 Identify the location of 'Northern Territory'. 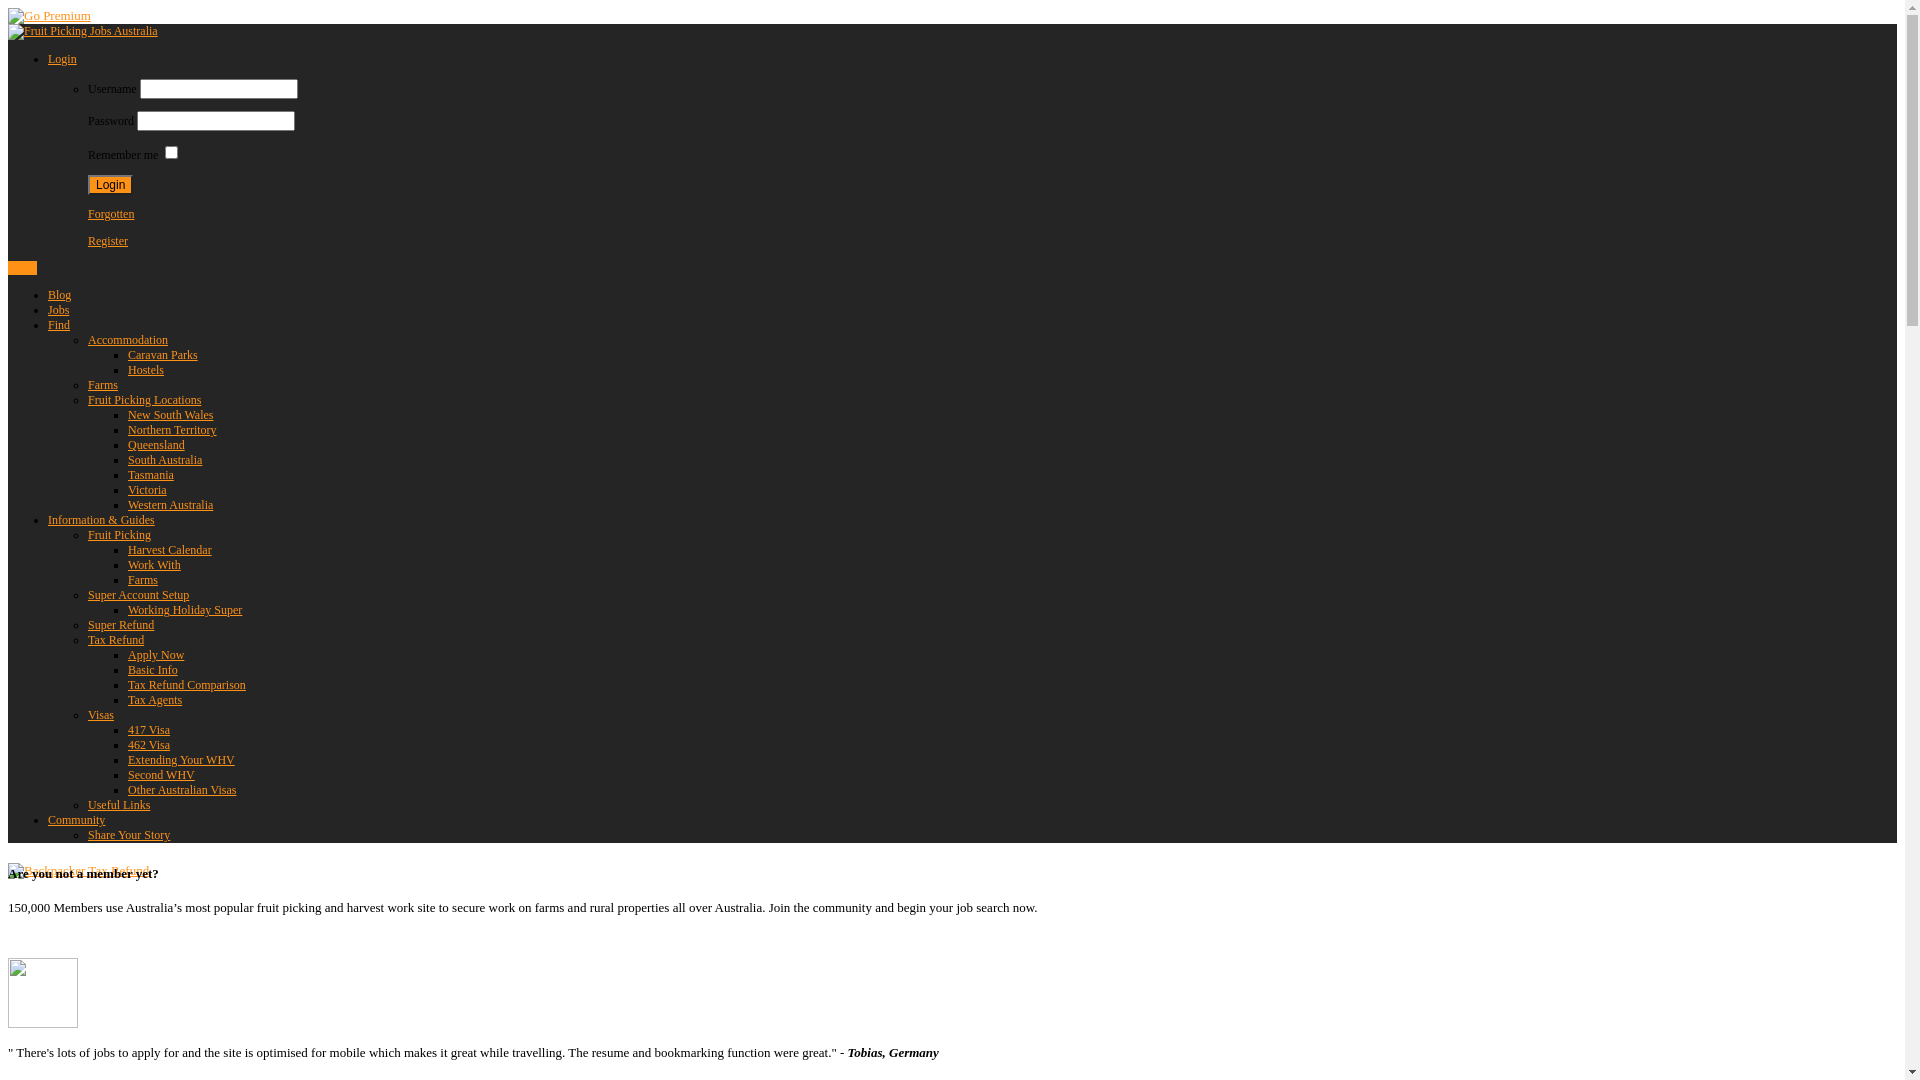
(172, 428).